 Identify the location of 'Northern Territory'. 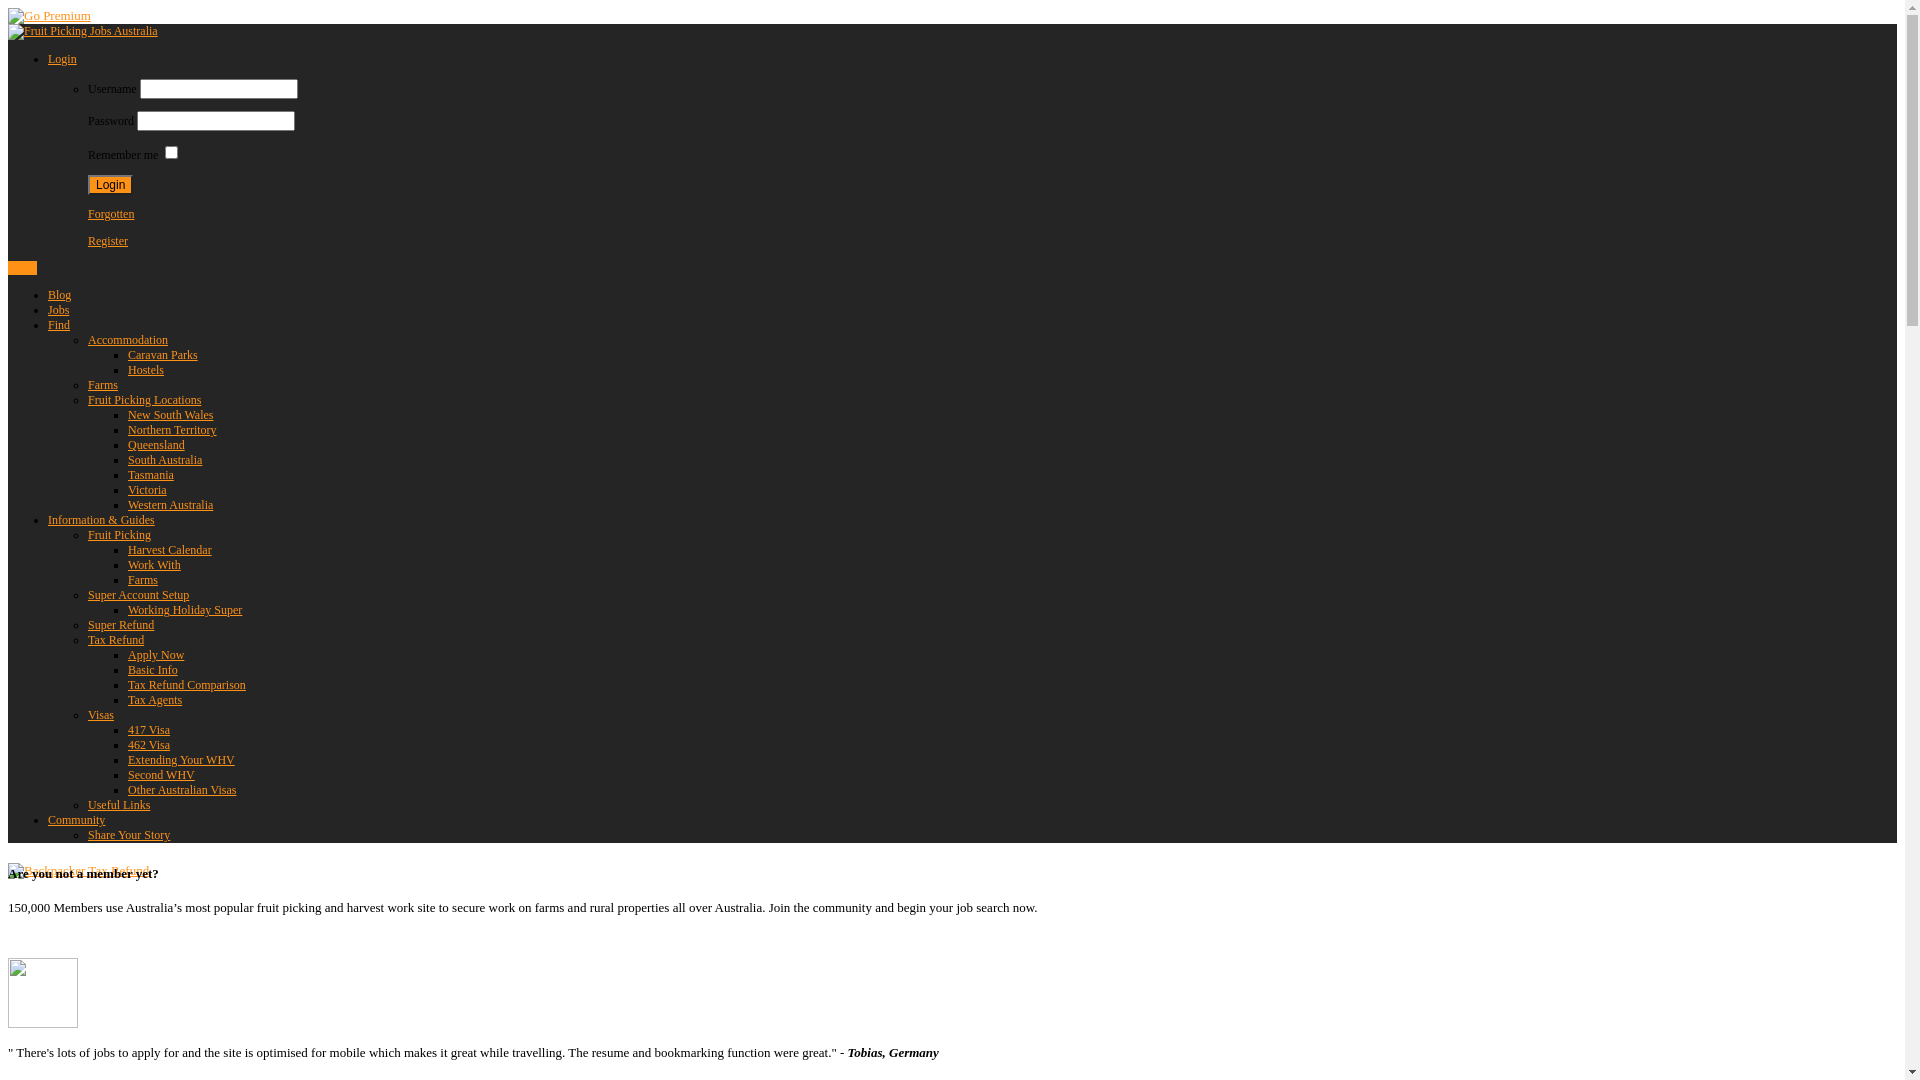
(172, 428).